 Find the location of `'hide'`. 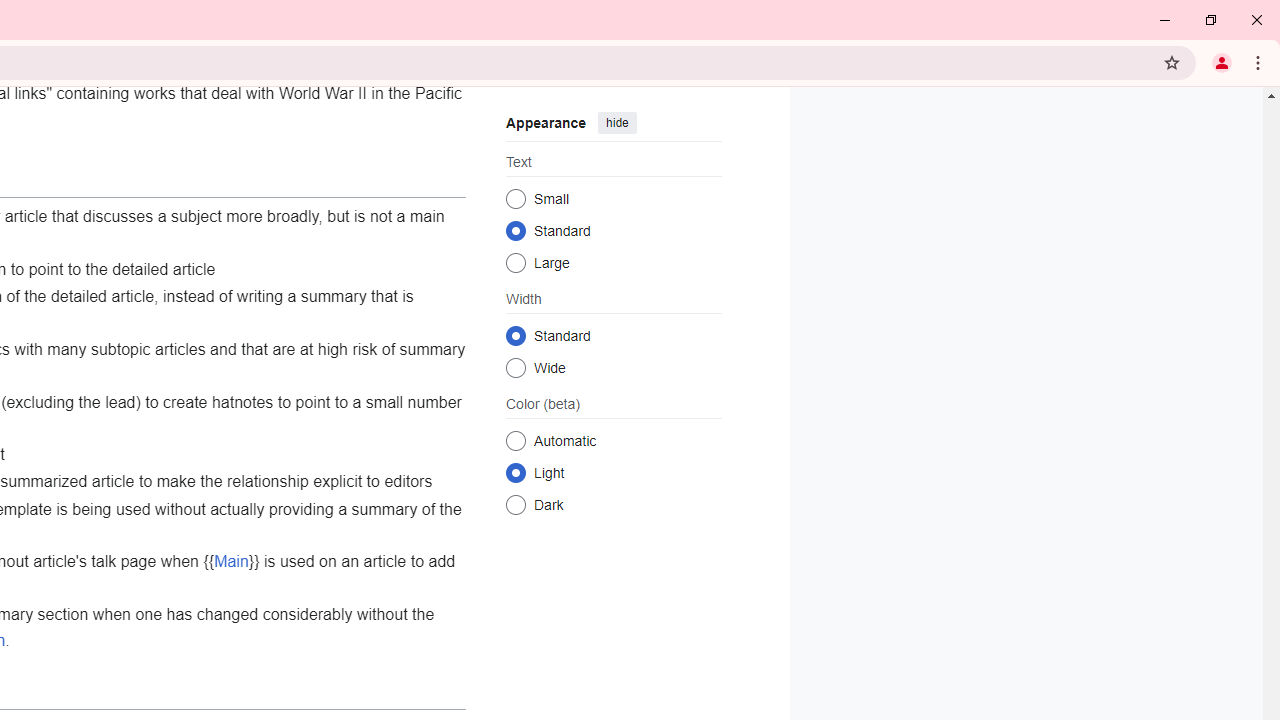

'hide' is located at coordinates (615, 123).